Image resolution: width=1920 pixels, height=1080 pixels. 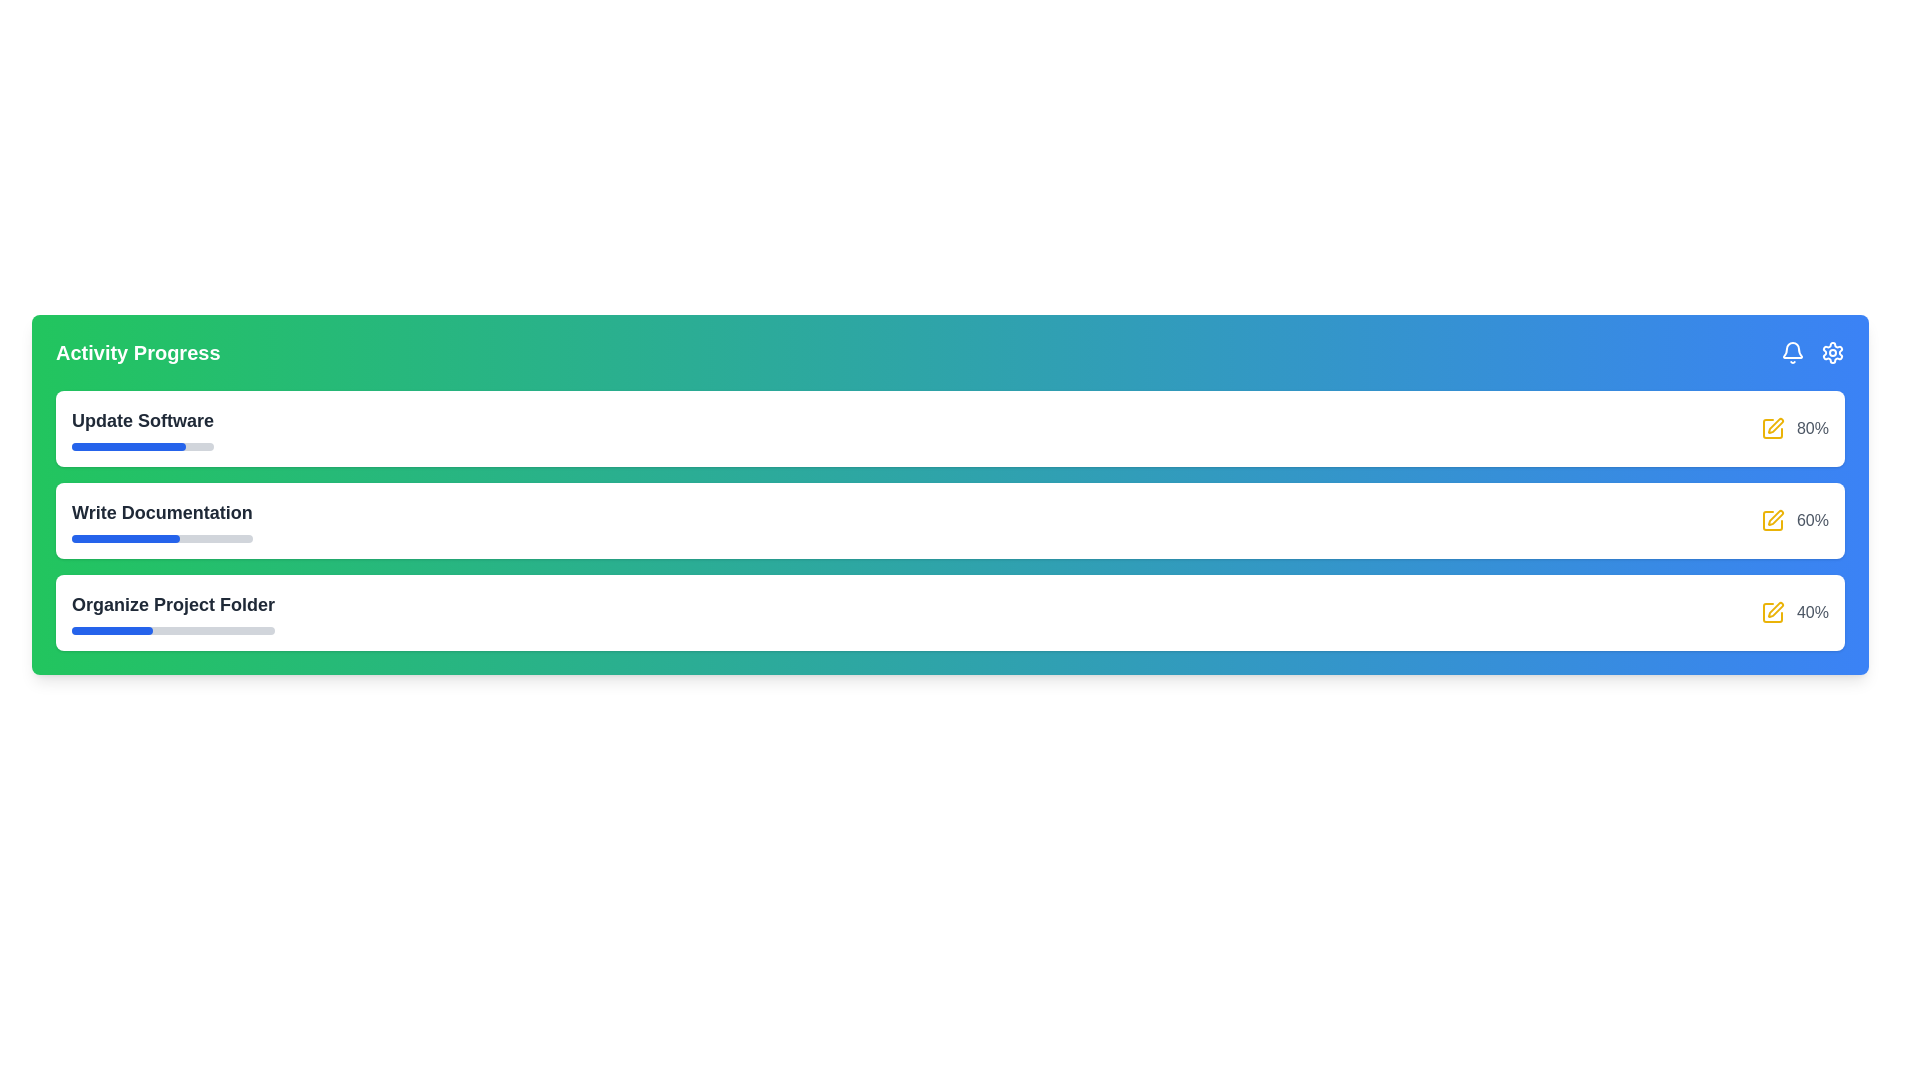 I want to click on the yellow square icon with a pen overlay next to the '80%' progress indicator, so click(x=1795, y=427).